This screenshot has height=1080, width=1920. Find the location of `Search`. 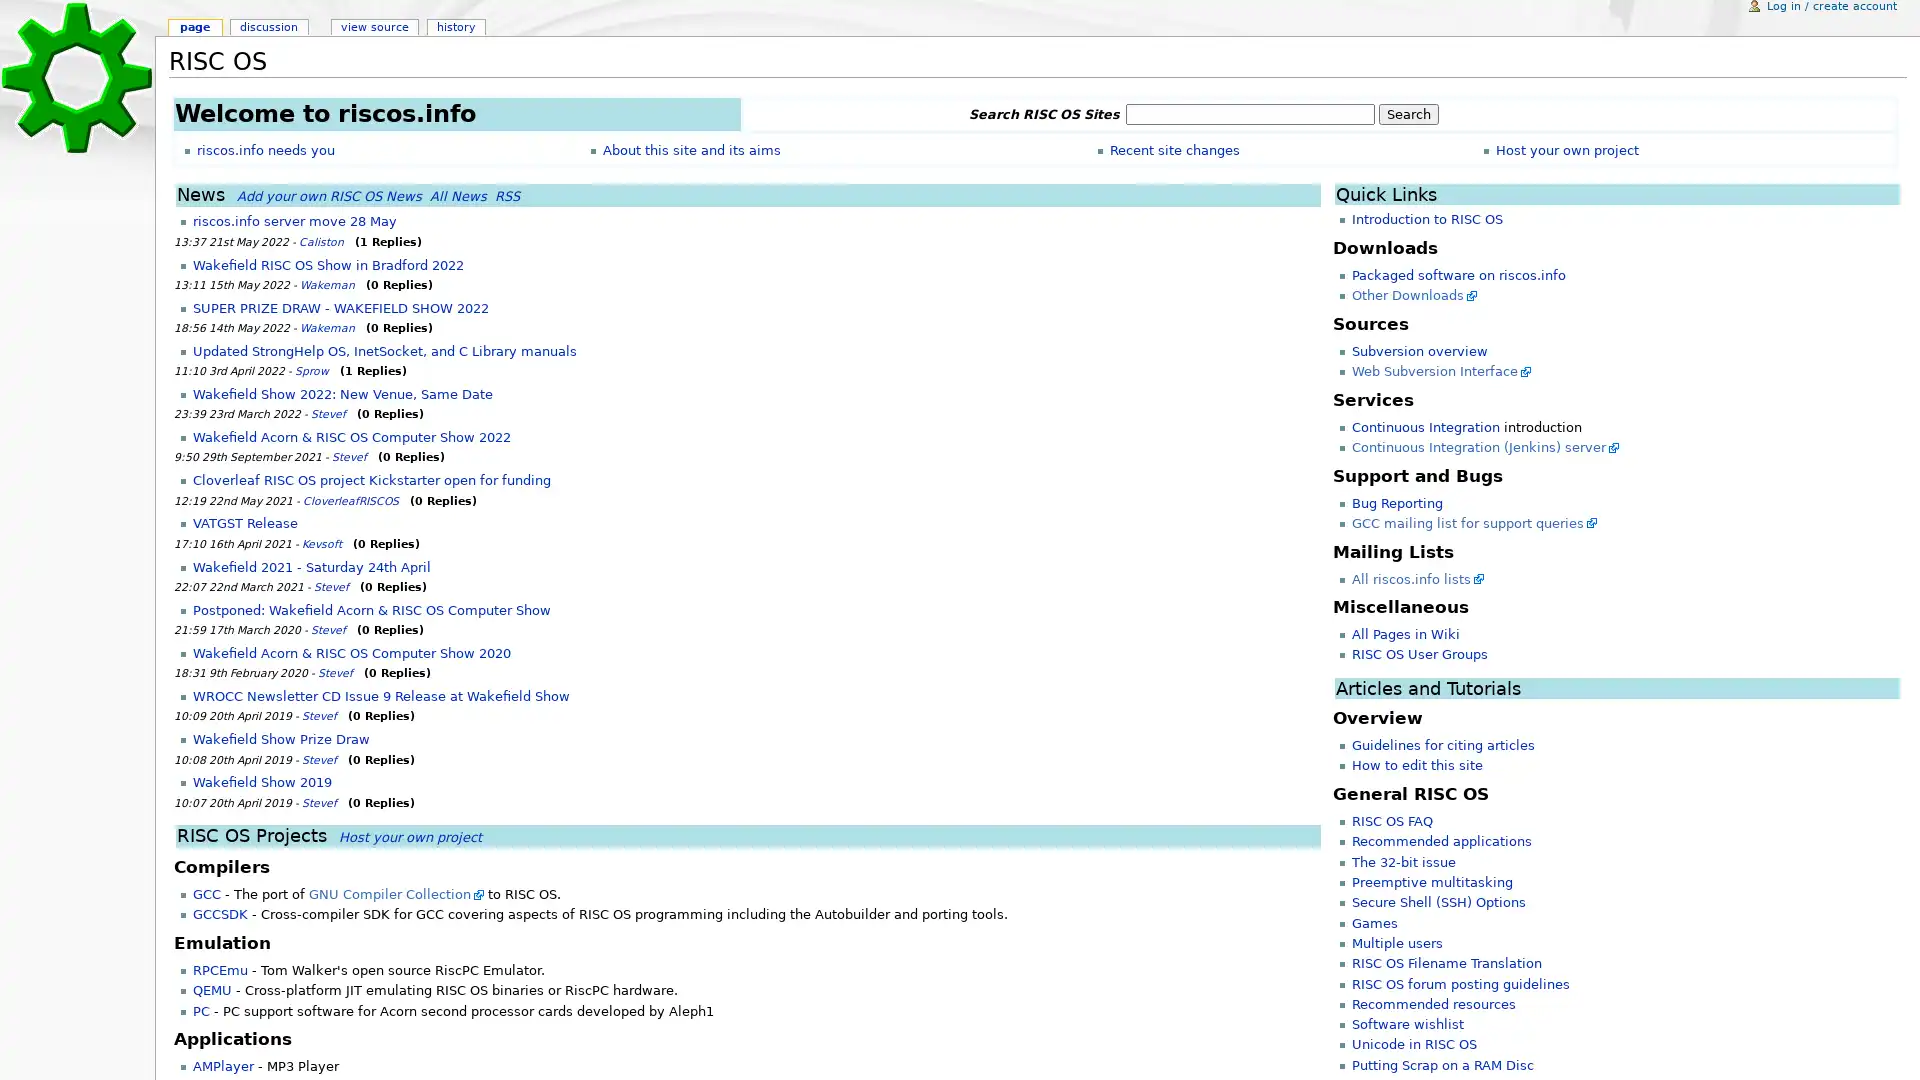

Search is located at coordinates (1406, 114).